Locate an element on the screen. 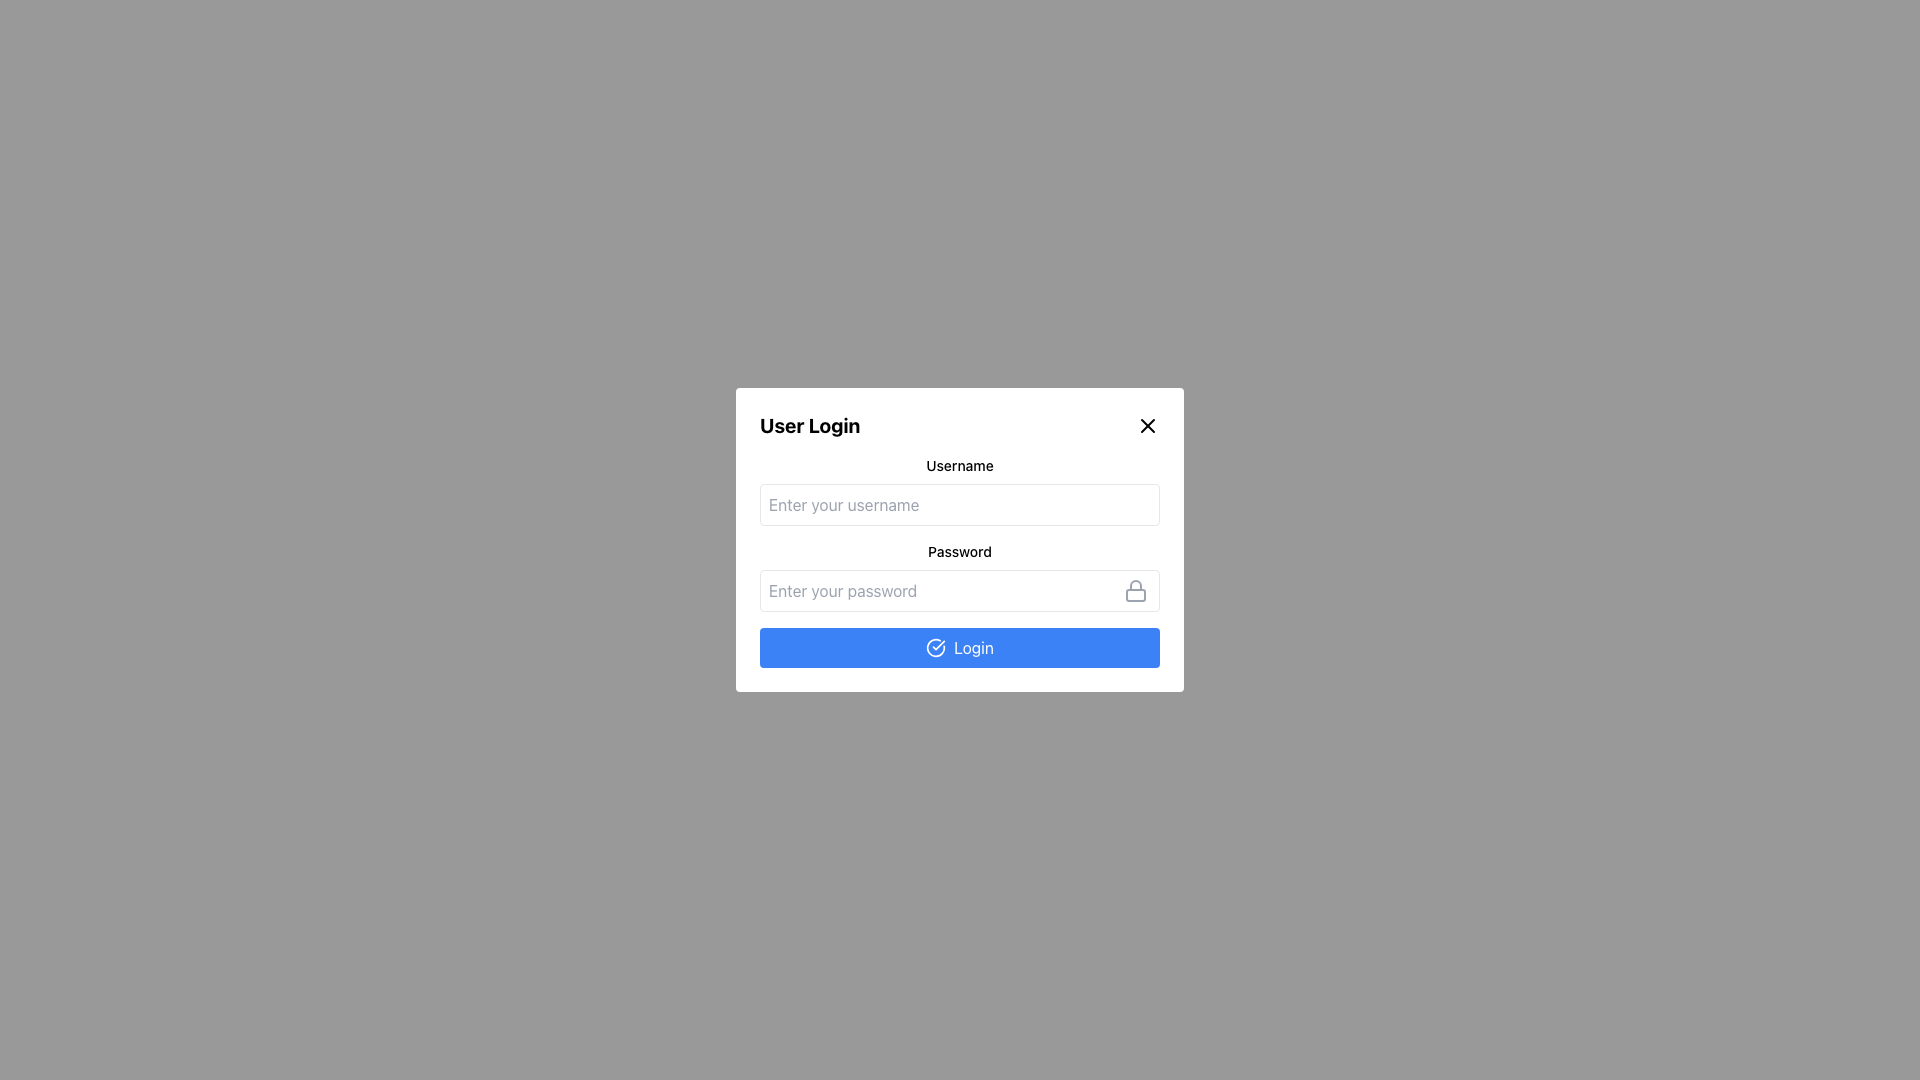  the 'Login' button which contains the Text Label for submitting the login form is located at coordinates (974, 648).